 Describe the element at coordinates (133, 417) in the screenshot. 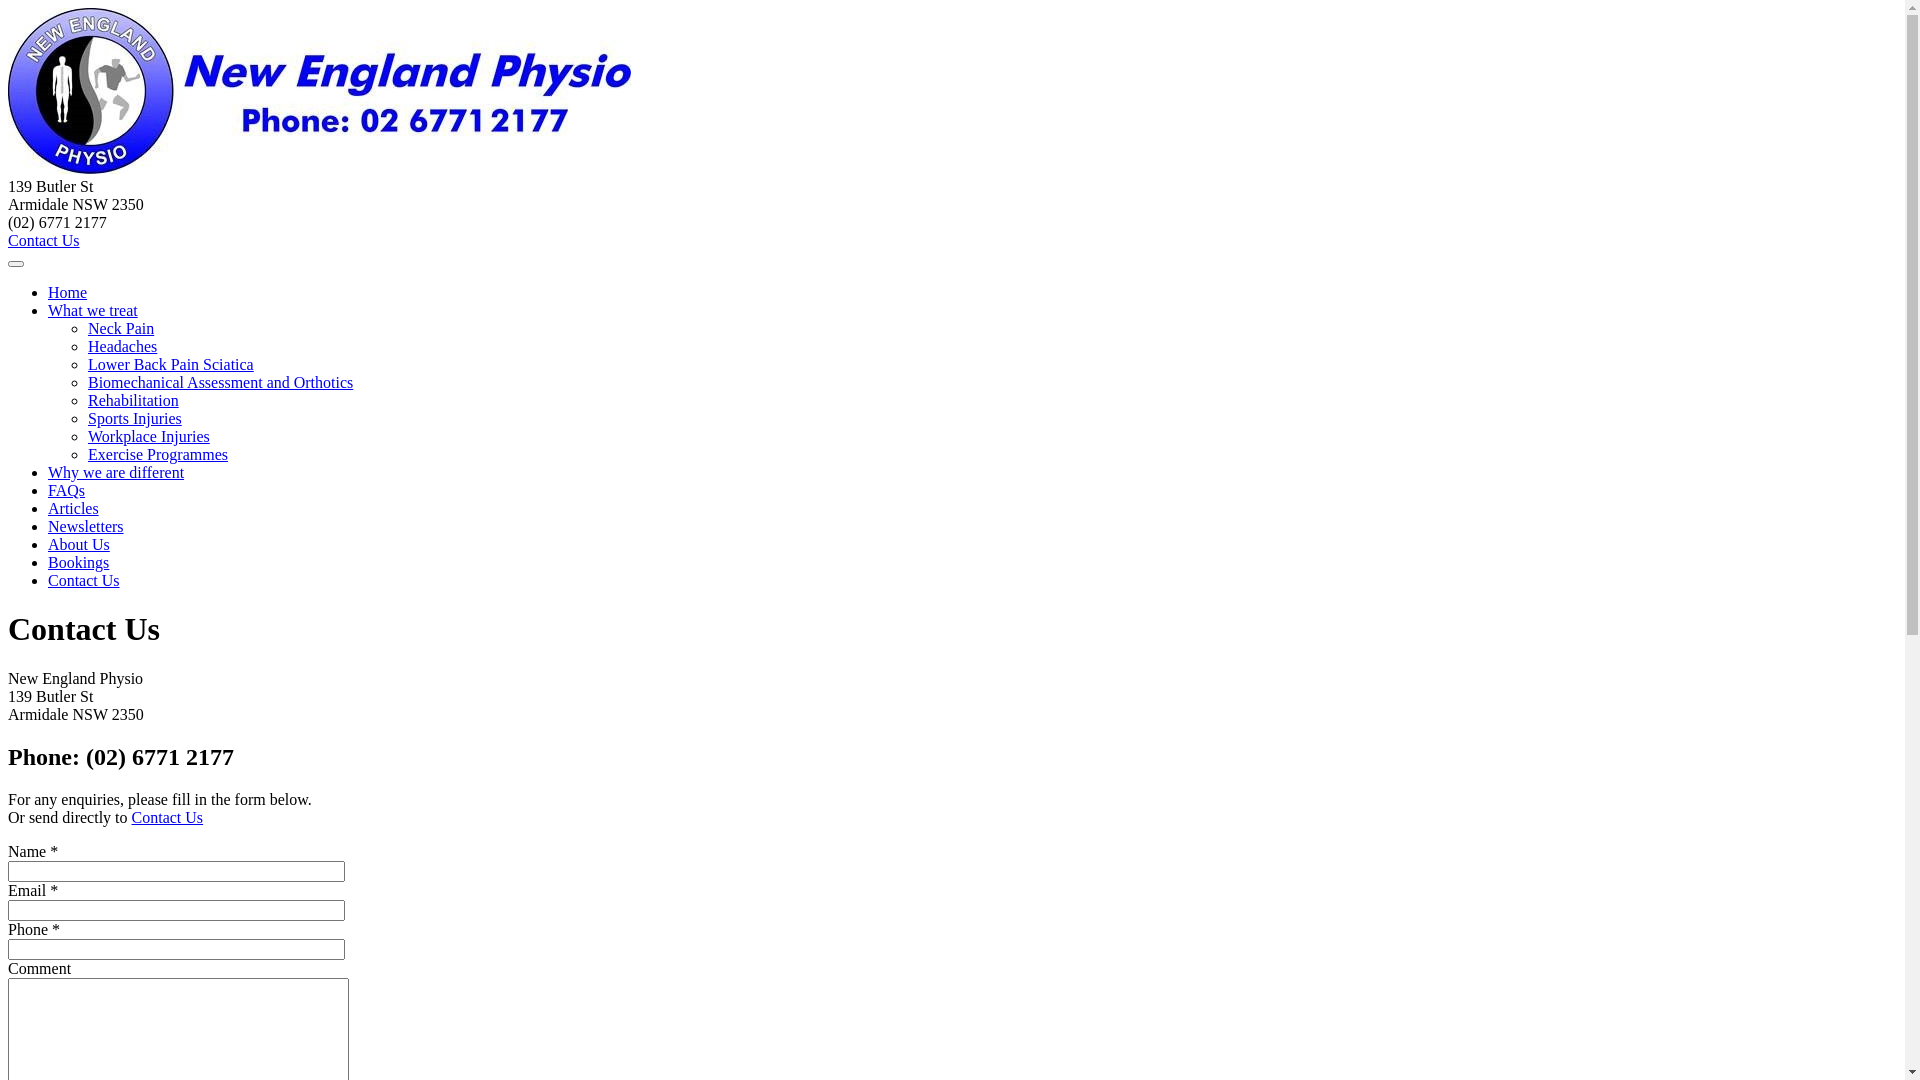

I see `'Sports Injuries'` at that location.